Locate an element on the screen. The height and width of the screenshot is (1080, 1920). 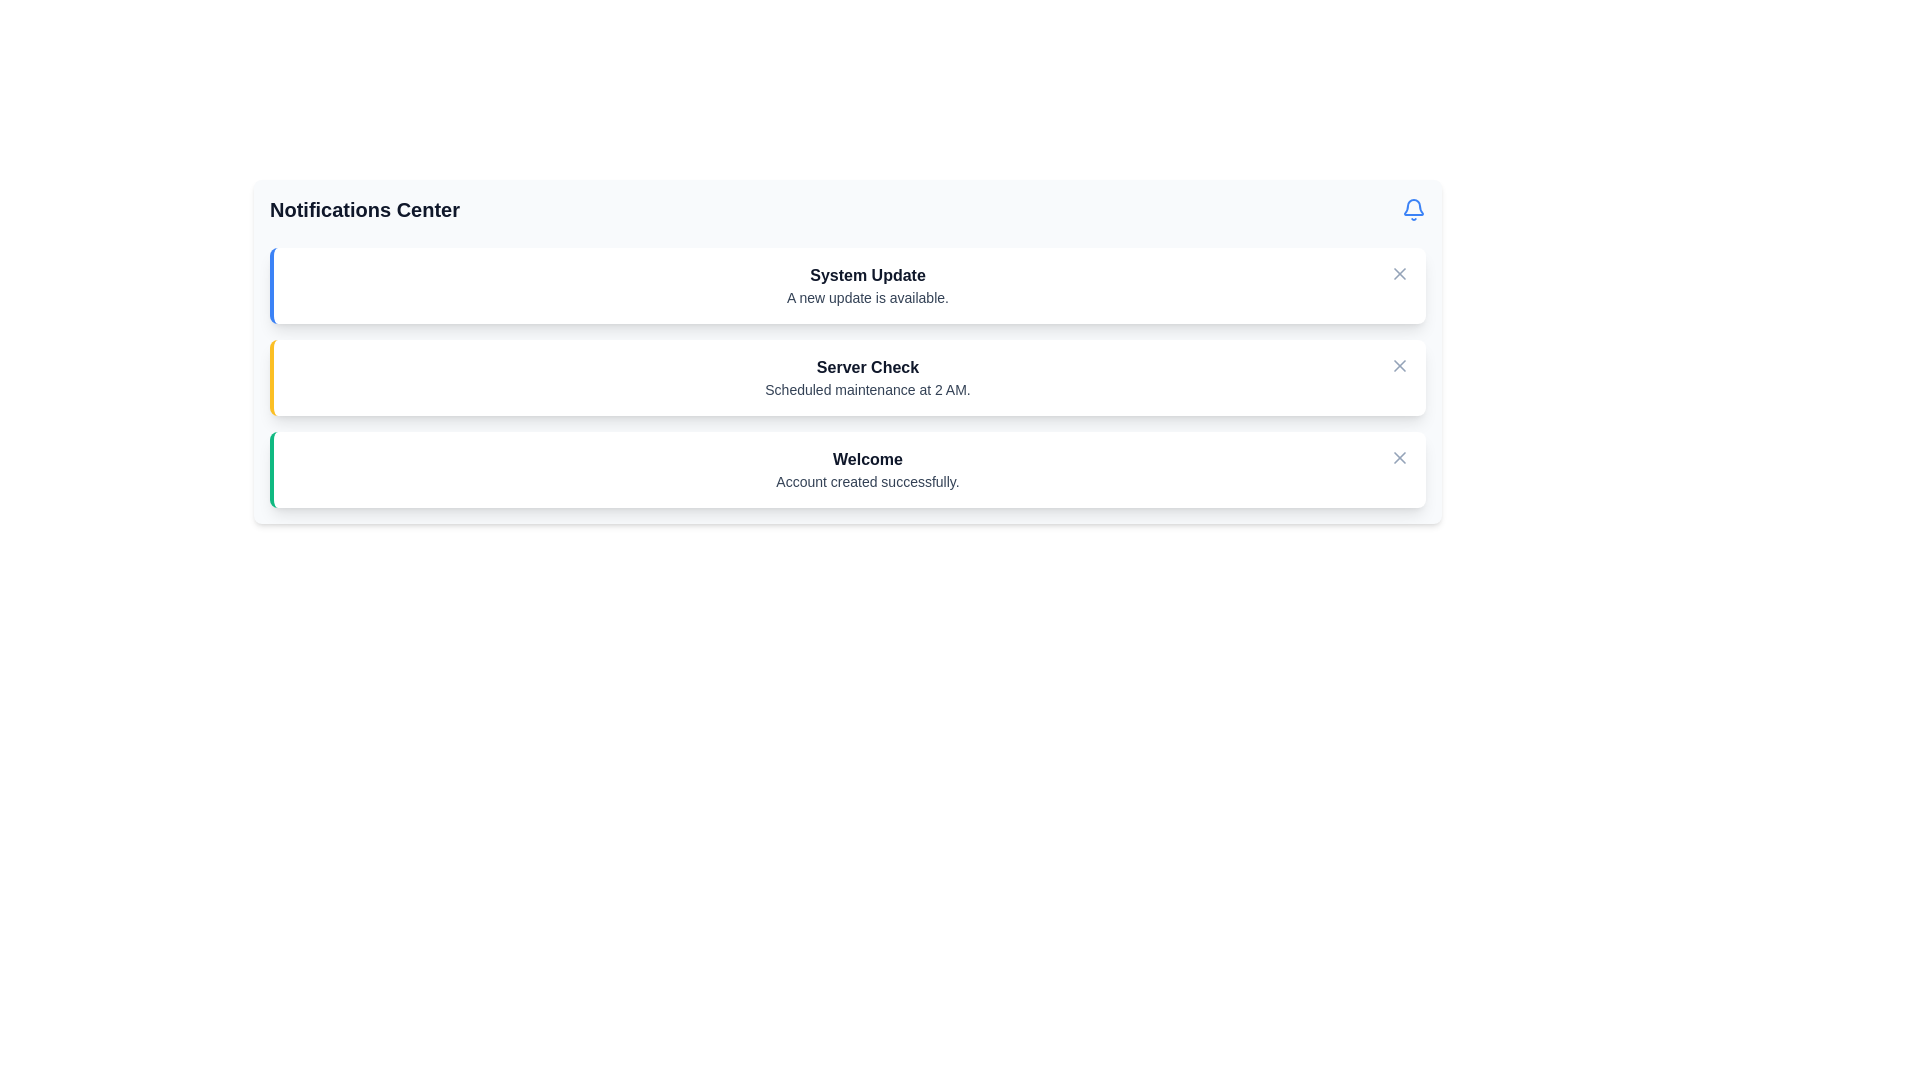
the third notification card in the 'Notifications Center' that informs the user of a successful account creation is located at coordinates (848, 470).